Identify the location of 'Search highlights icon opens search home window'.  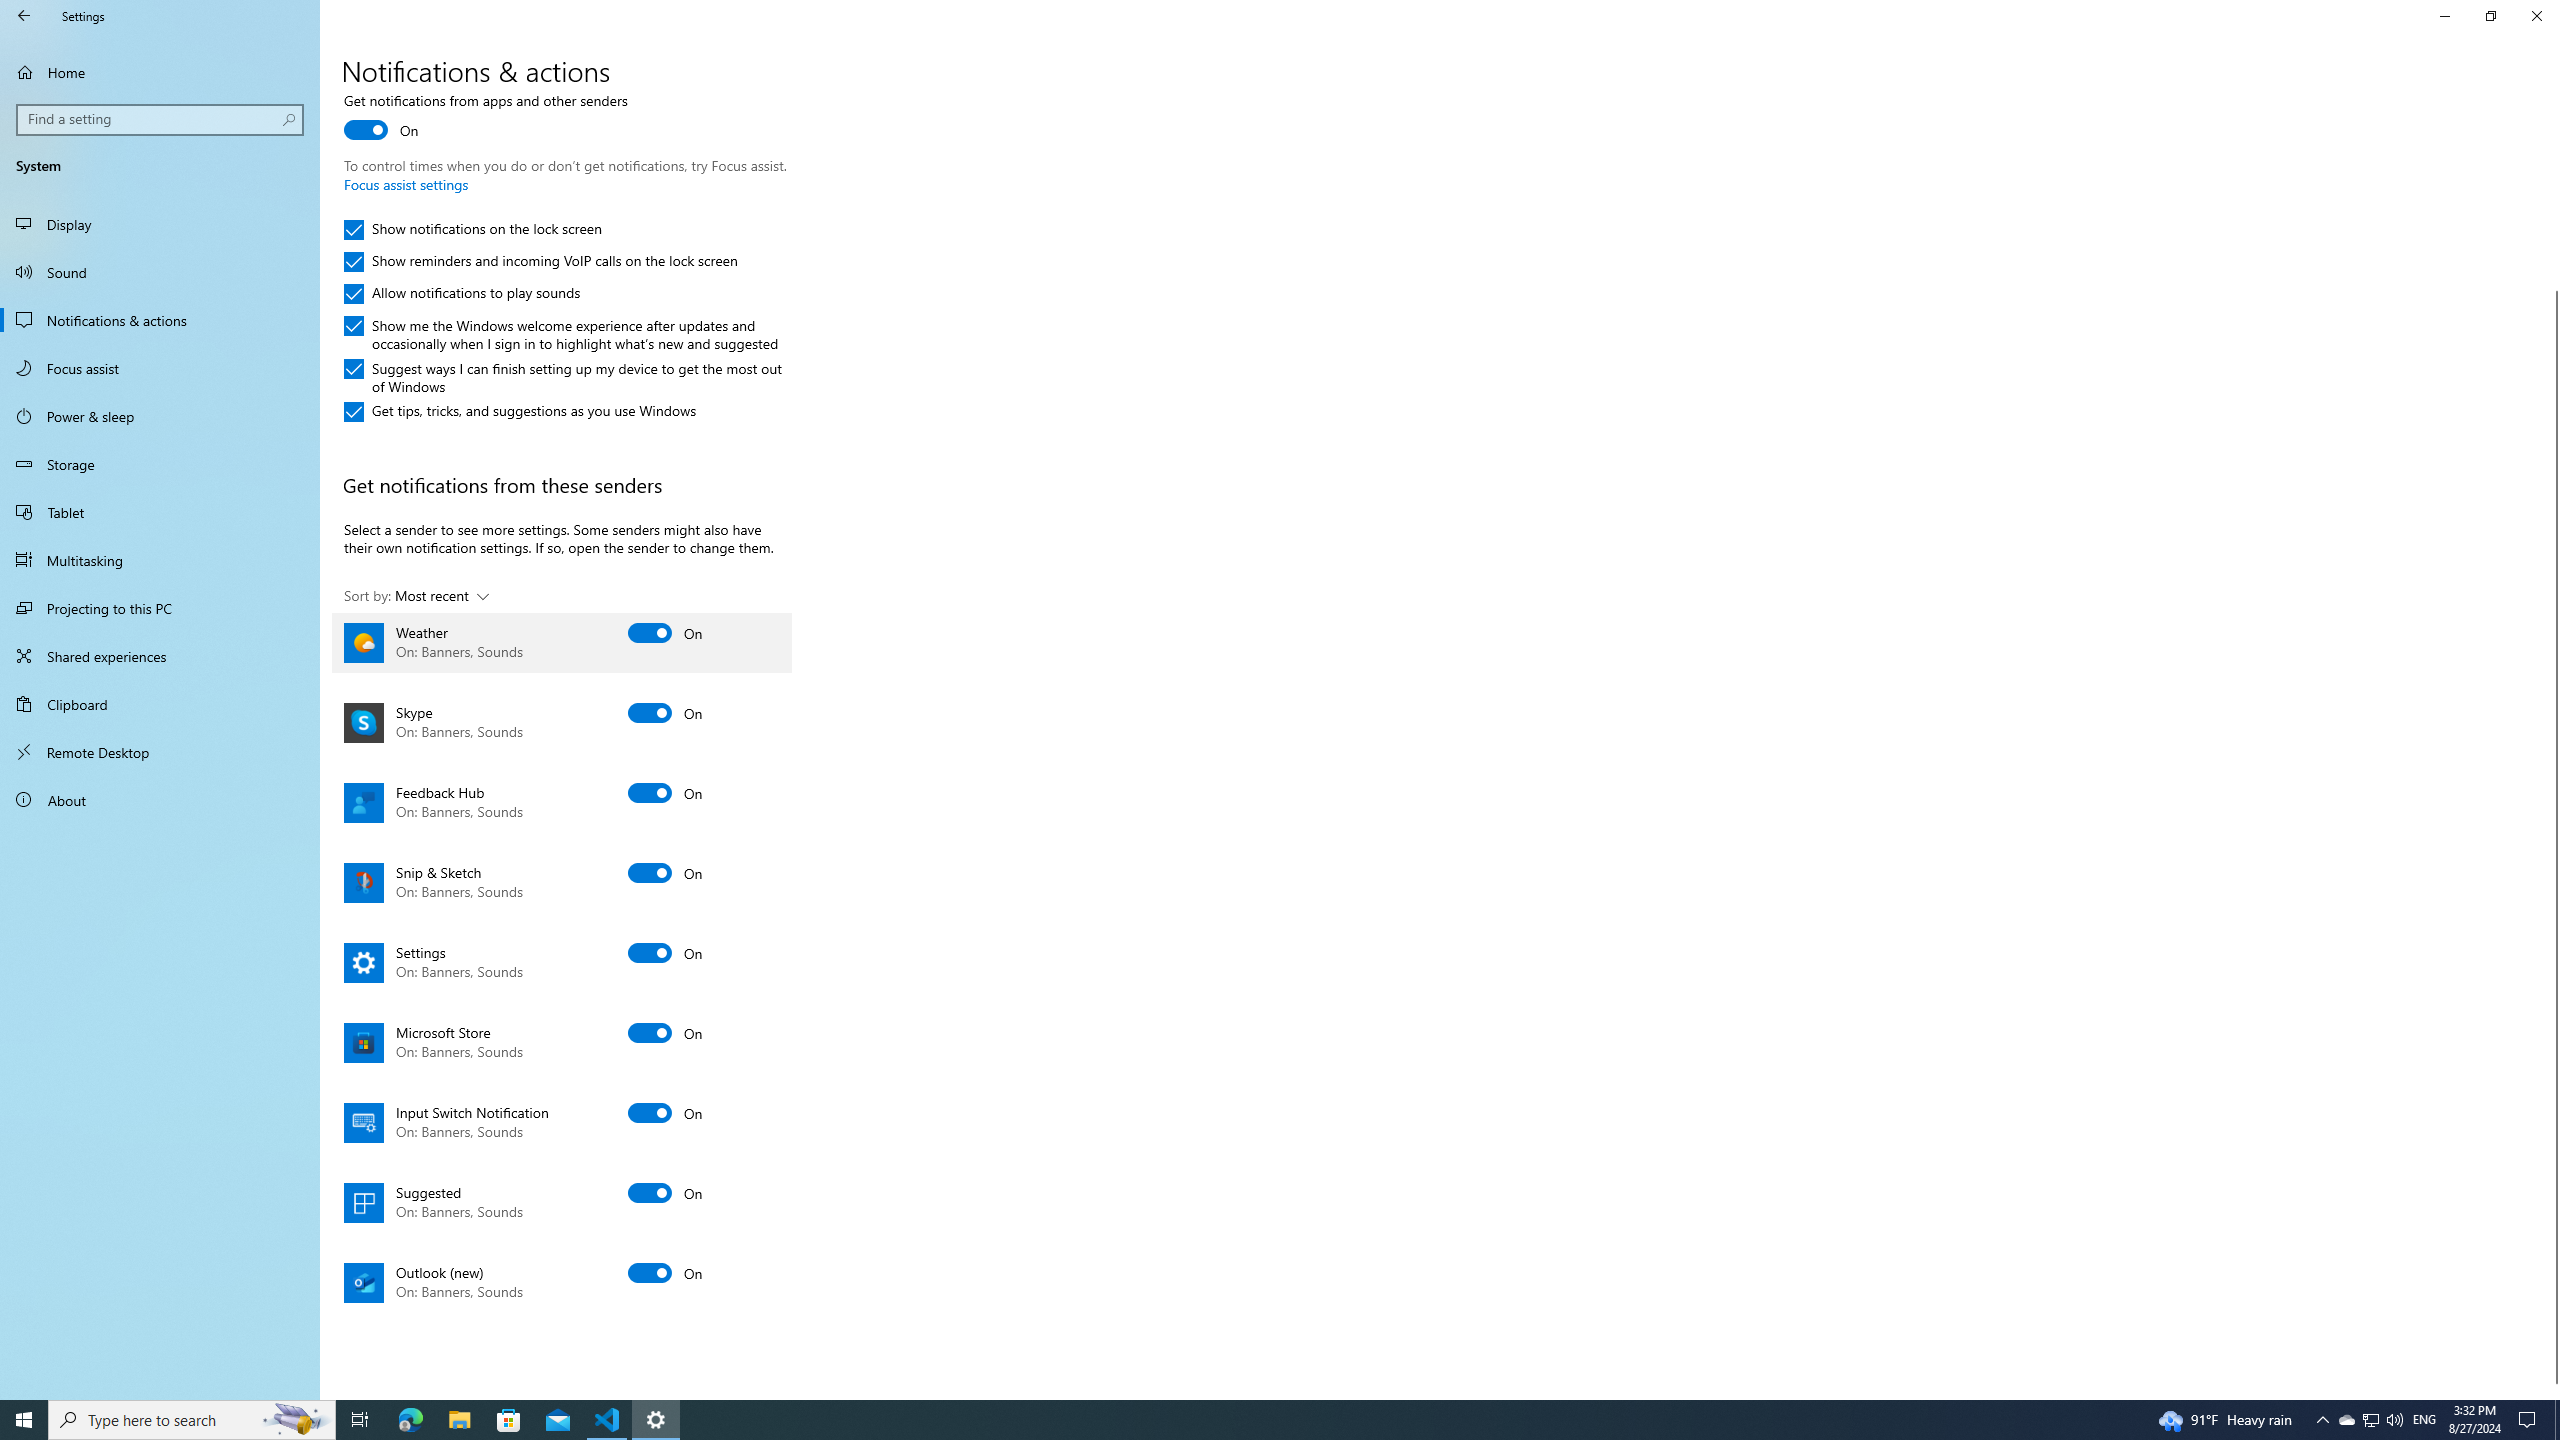
(294, 1418).